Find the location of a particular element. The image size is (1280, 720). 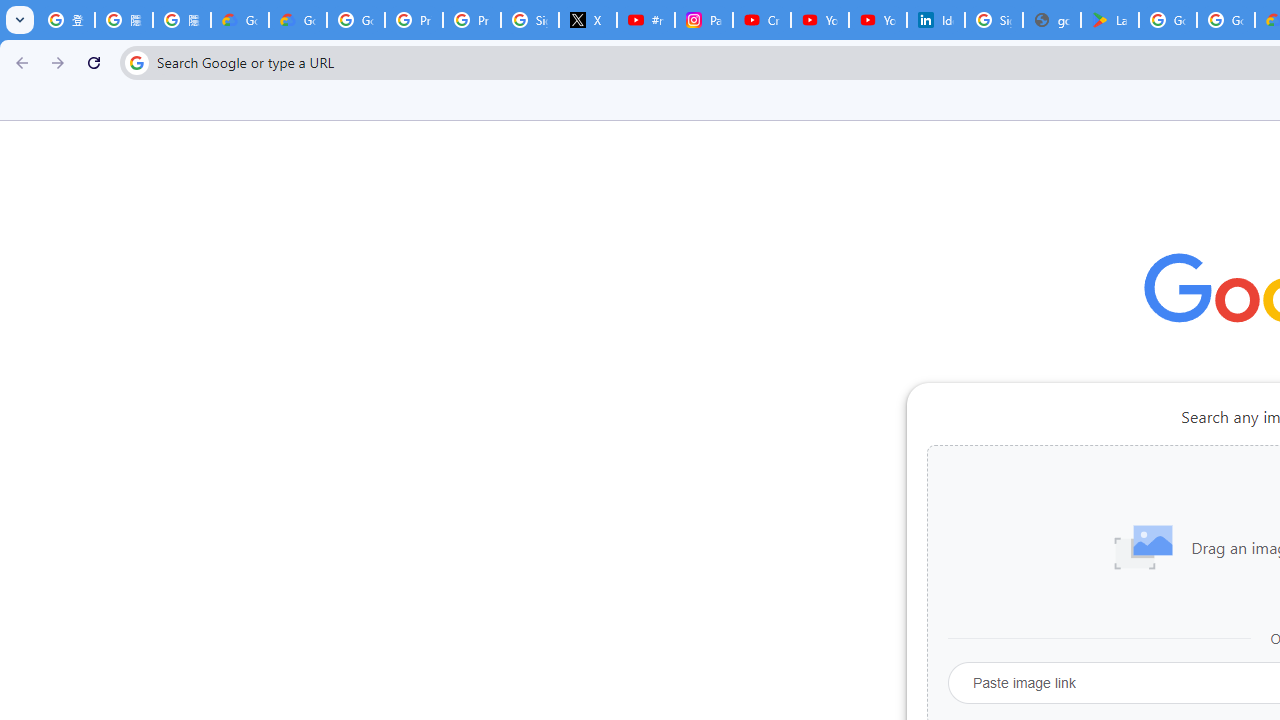

'Sign in - Google Accounts' is located at coordinates (529, 20).